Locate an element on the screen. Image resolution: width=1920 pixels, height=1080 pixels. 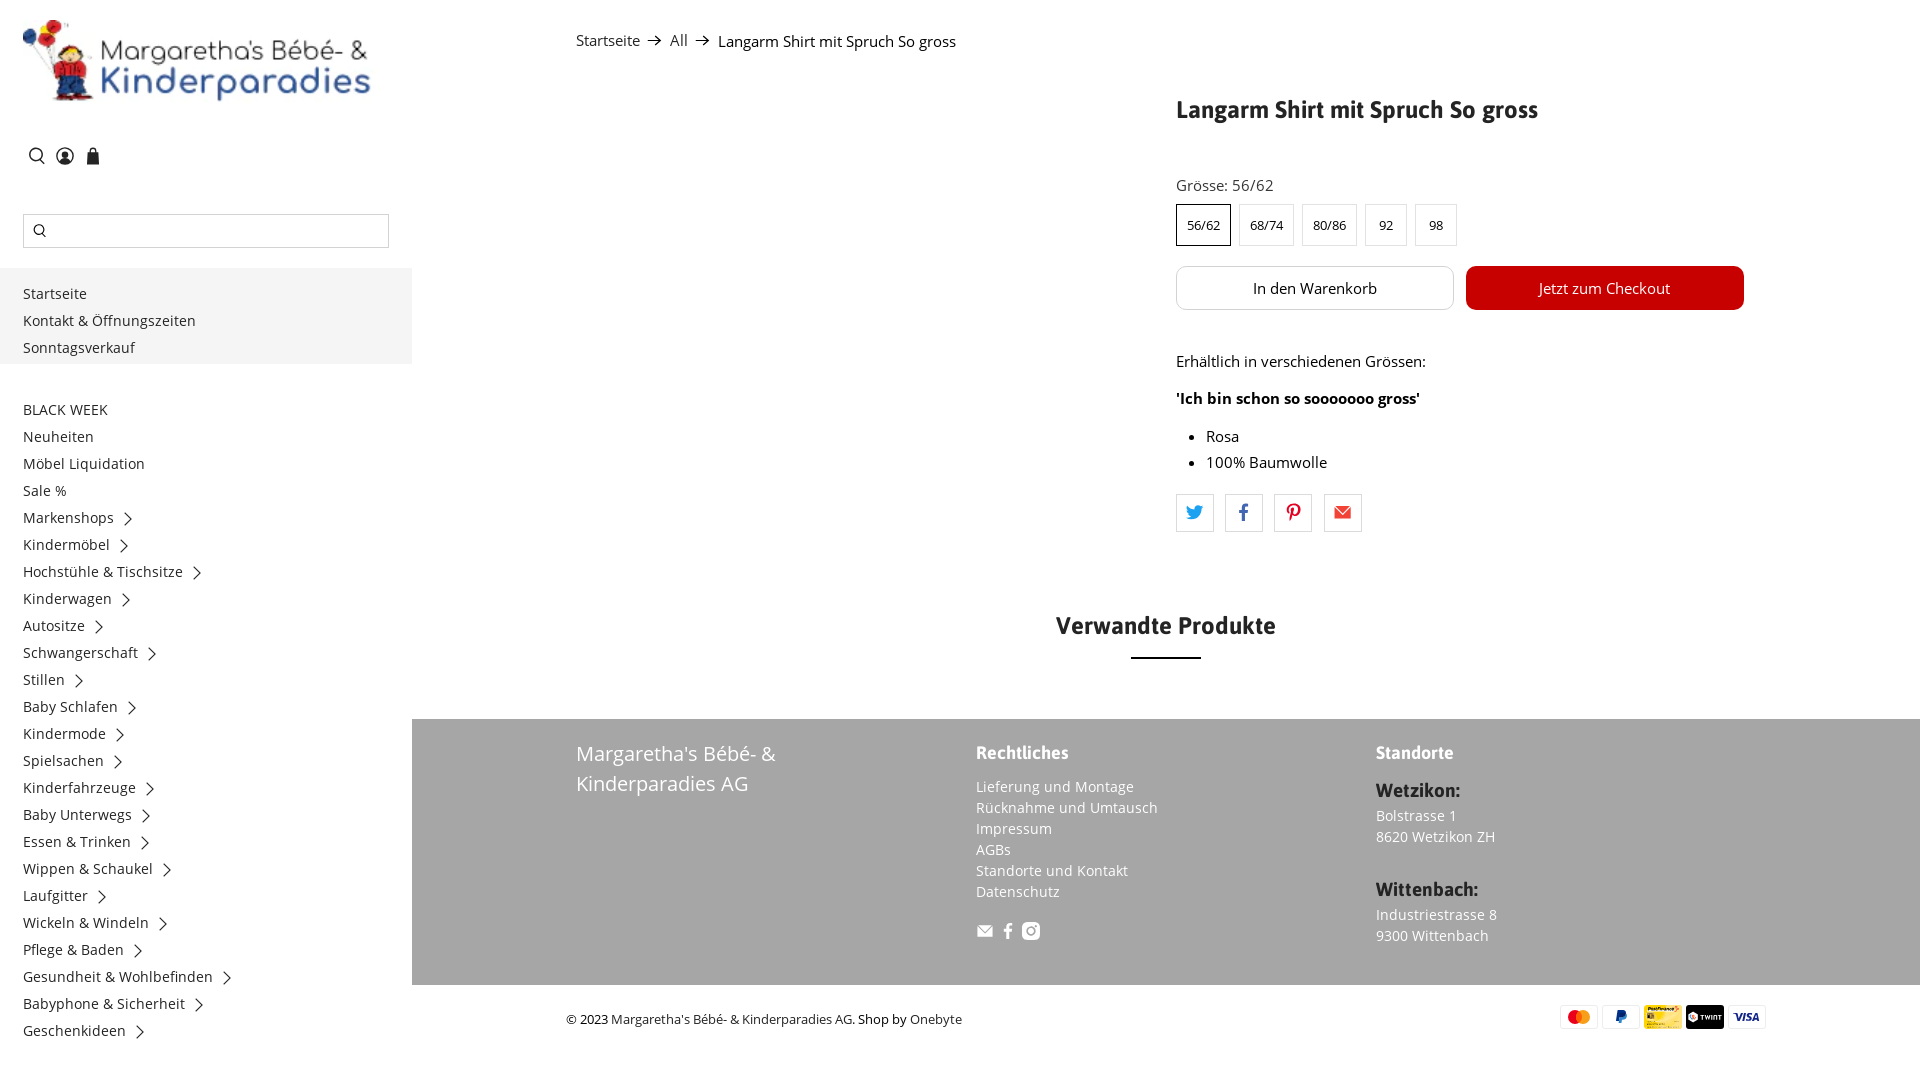
'Onebyte' is located at coordinates (935, 1019).